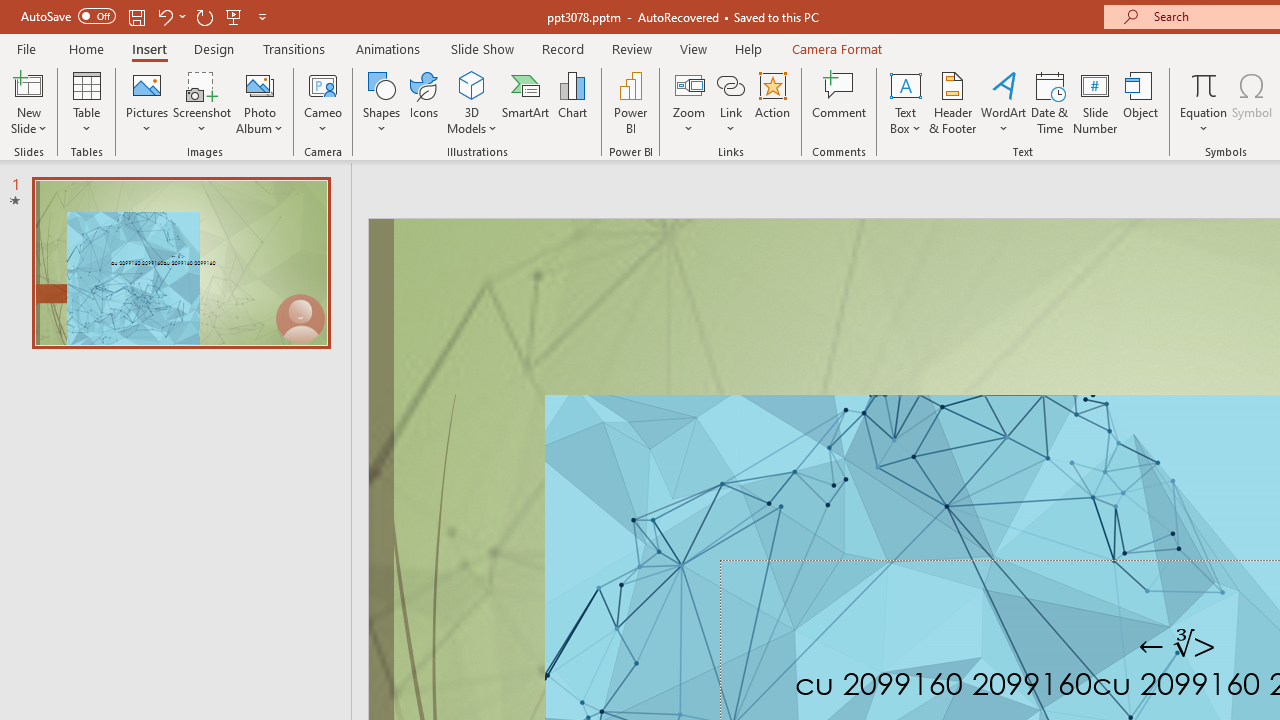 This screenshot has height=720, width=1280. Describe the element at coordinates (323, 84) in the screenshot. I see `'Cameo'` at that location.